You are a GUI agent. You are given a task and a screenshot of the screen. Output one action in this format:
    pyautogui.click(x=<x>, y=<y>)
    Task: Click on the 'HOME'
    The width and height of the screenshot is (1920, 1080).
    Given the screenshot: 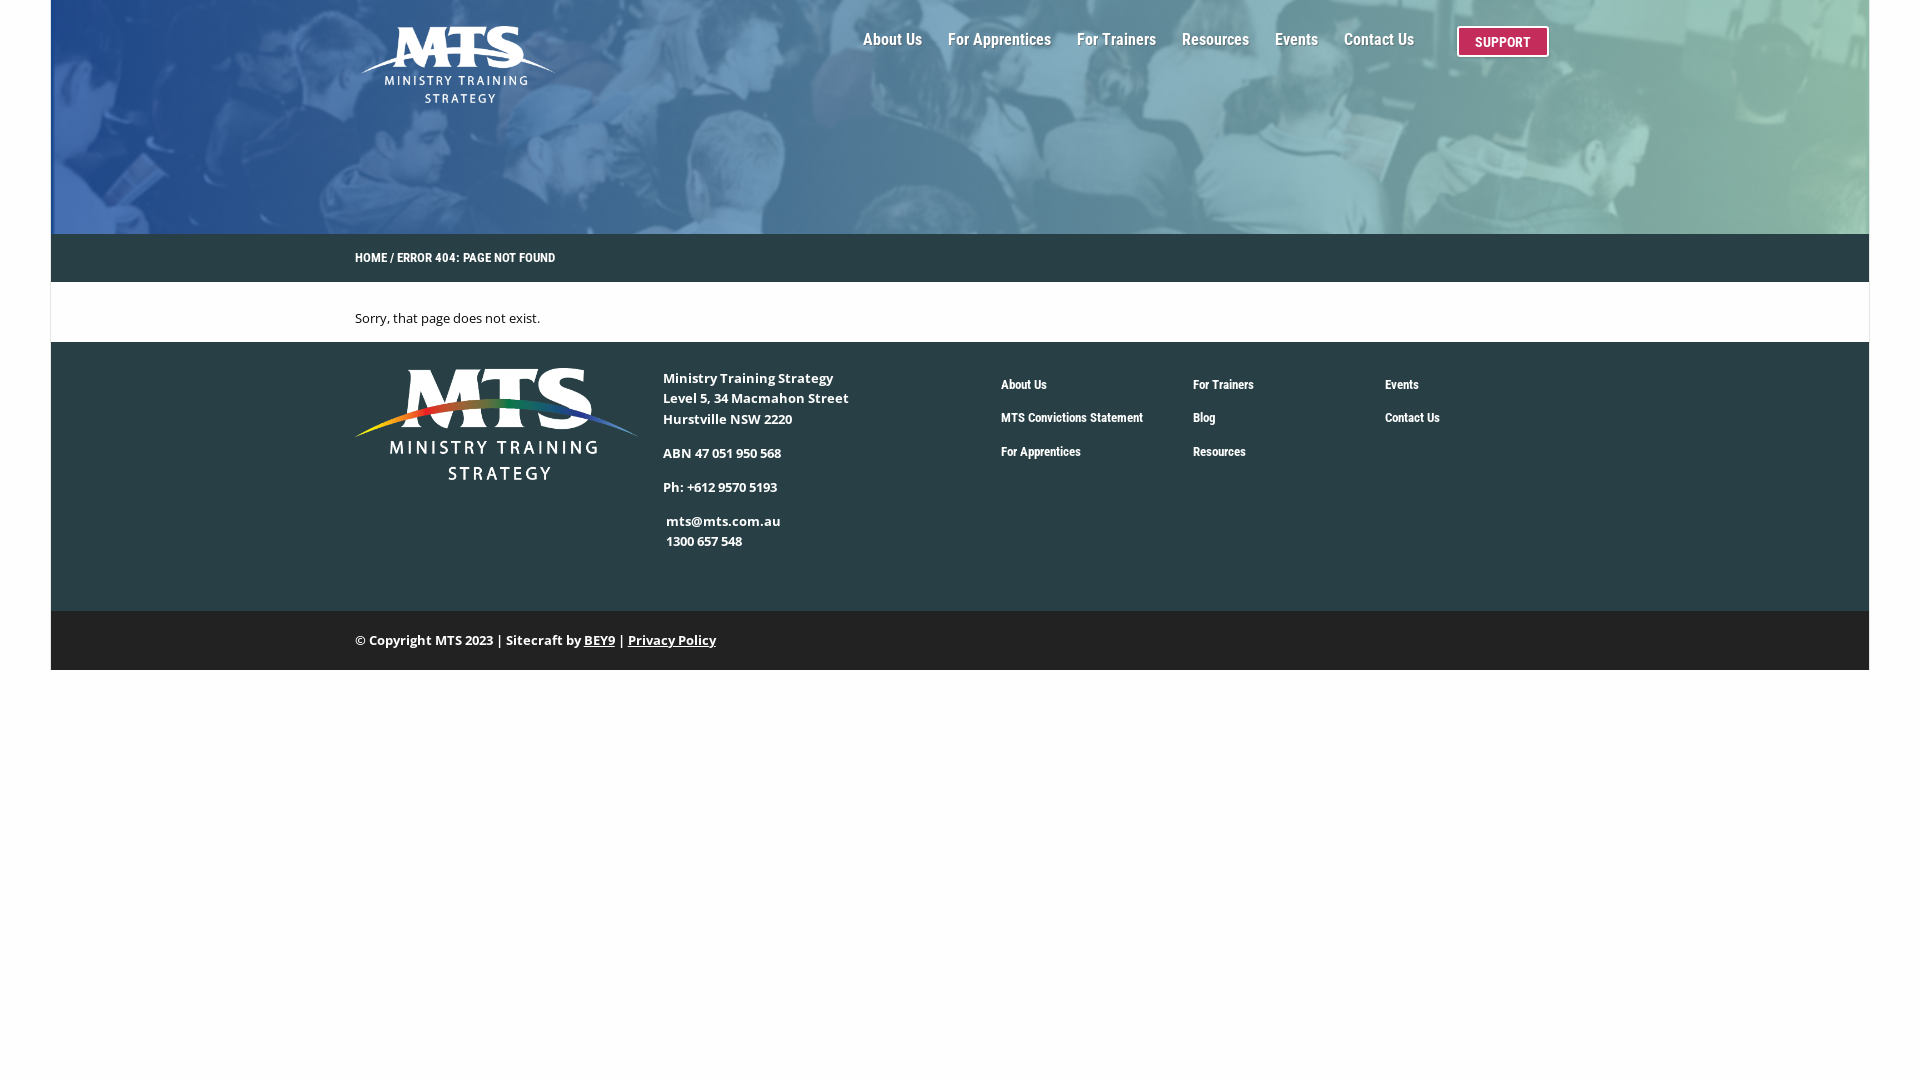 What is the action you would take?
    pyautogui.click(x=370, y=257)
    